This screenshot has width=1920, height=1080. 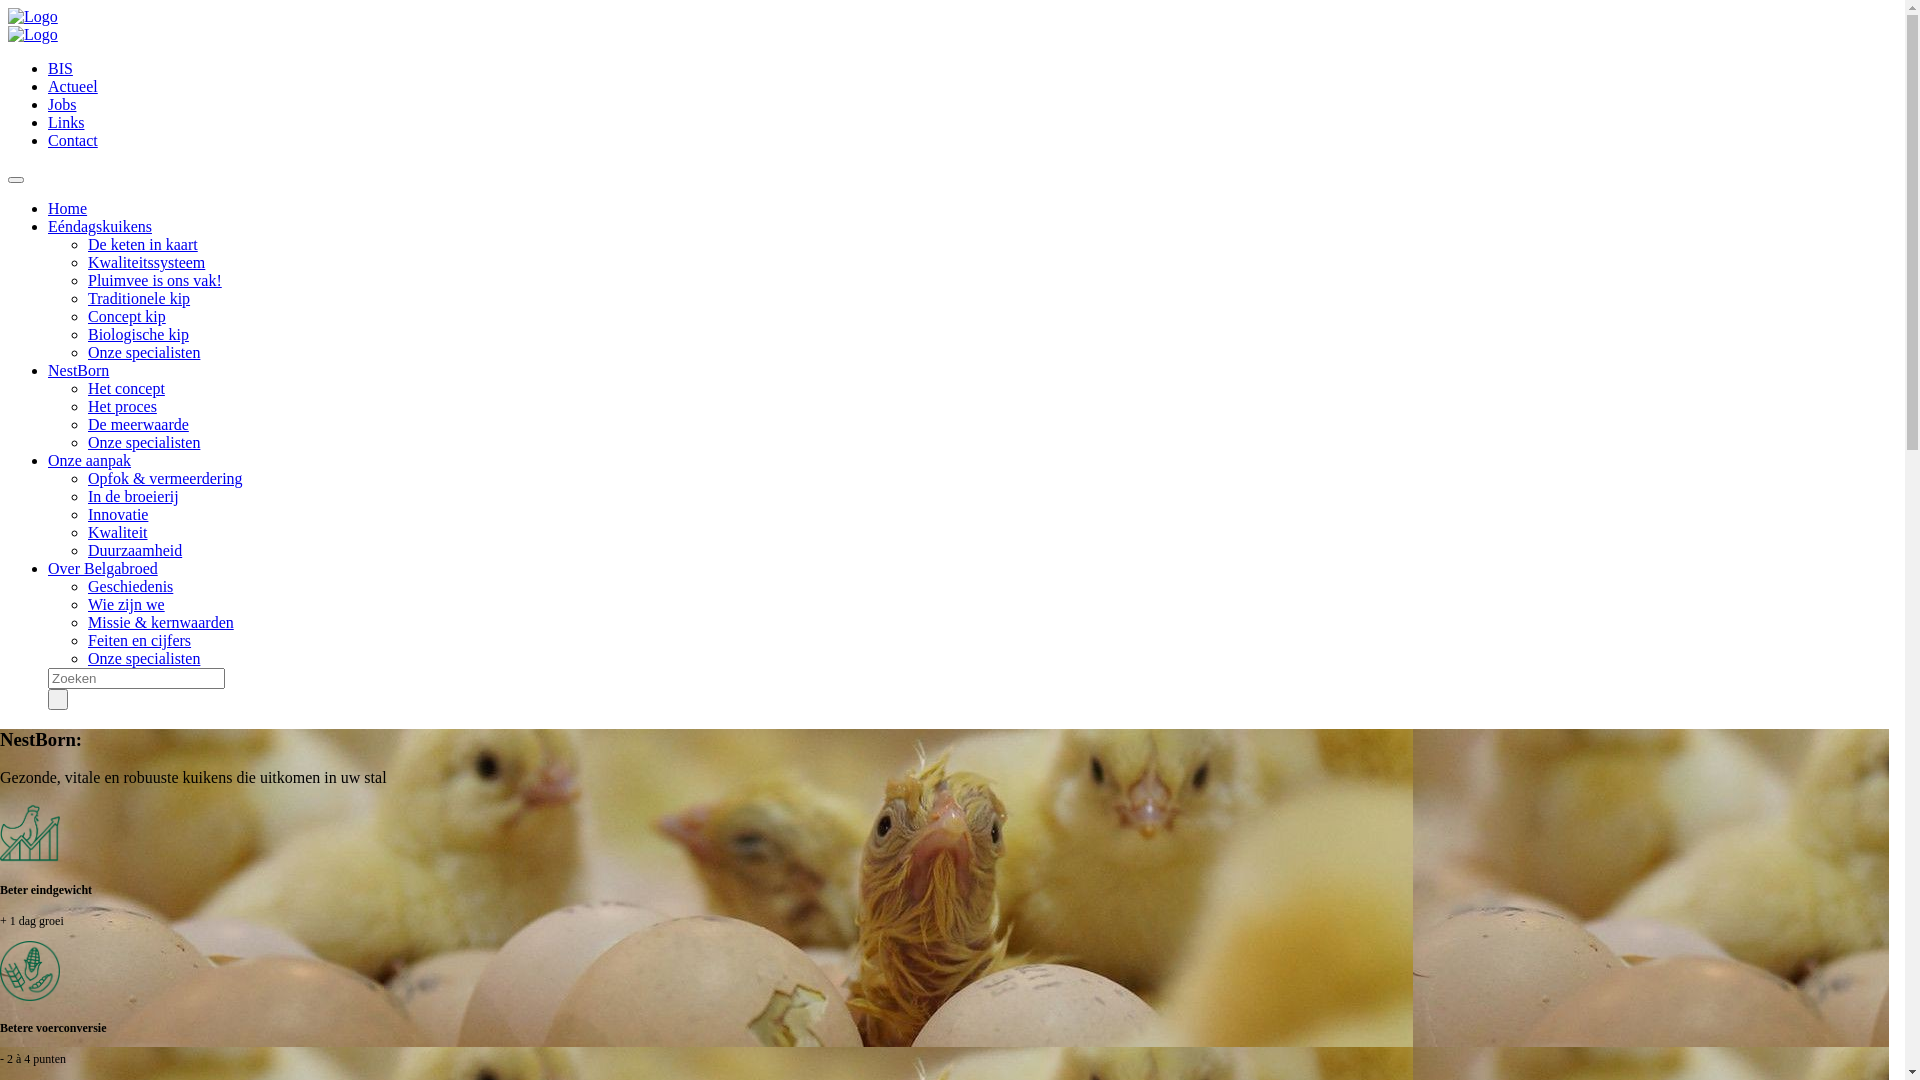 What do you see at coordinates (125, 388) in the screenshot?
I see `'Het concept'` at bounding box center [125, 388].